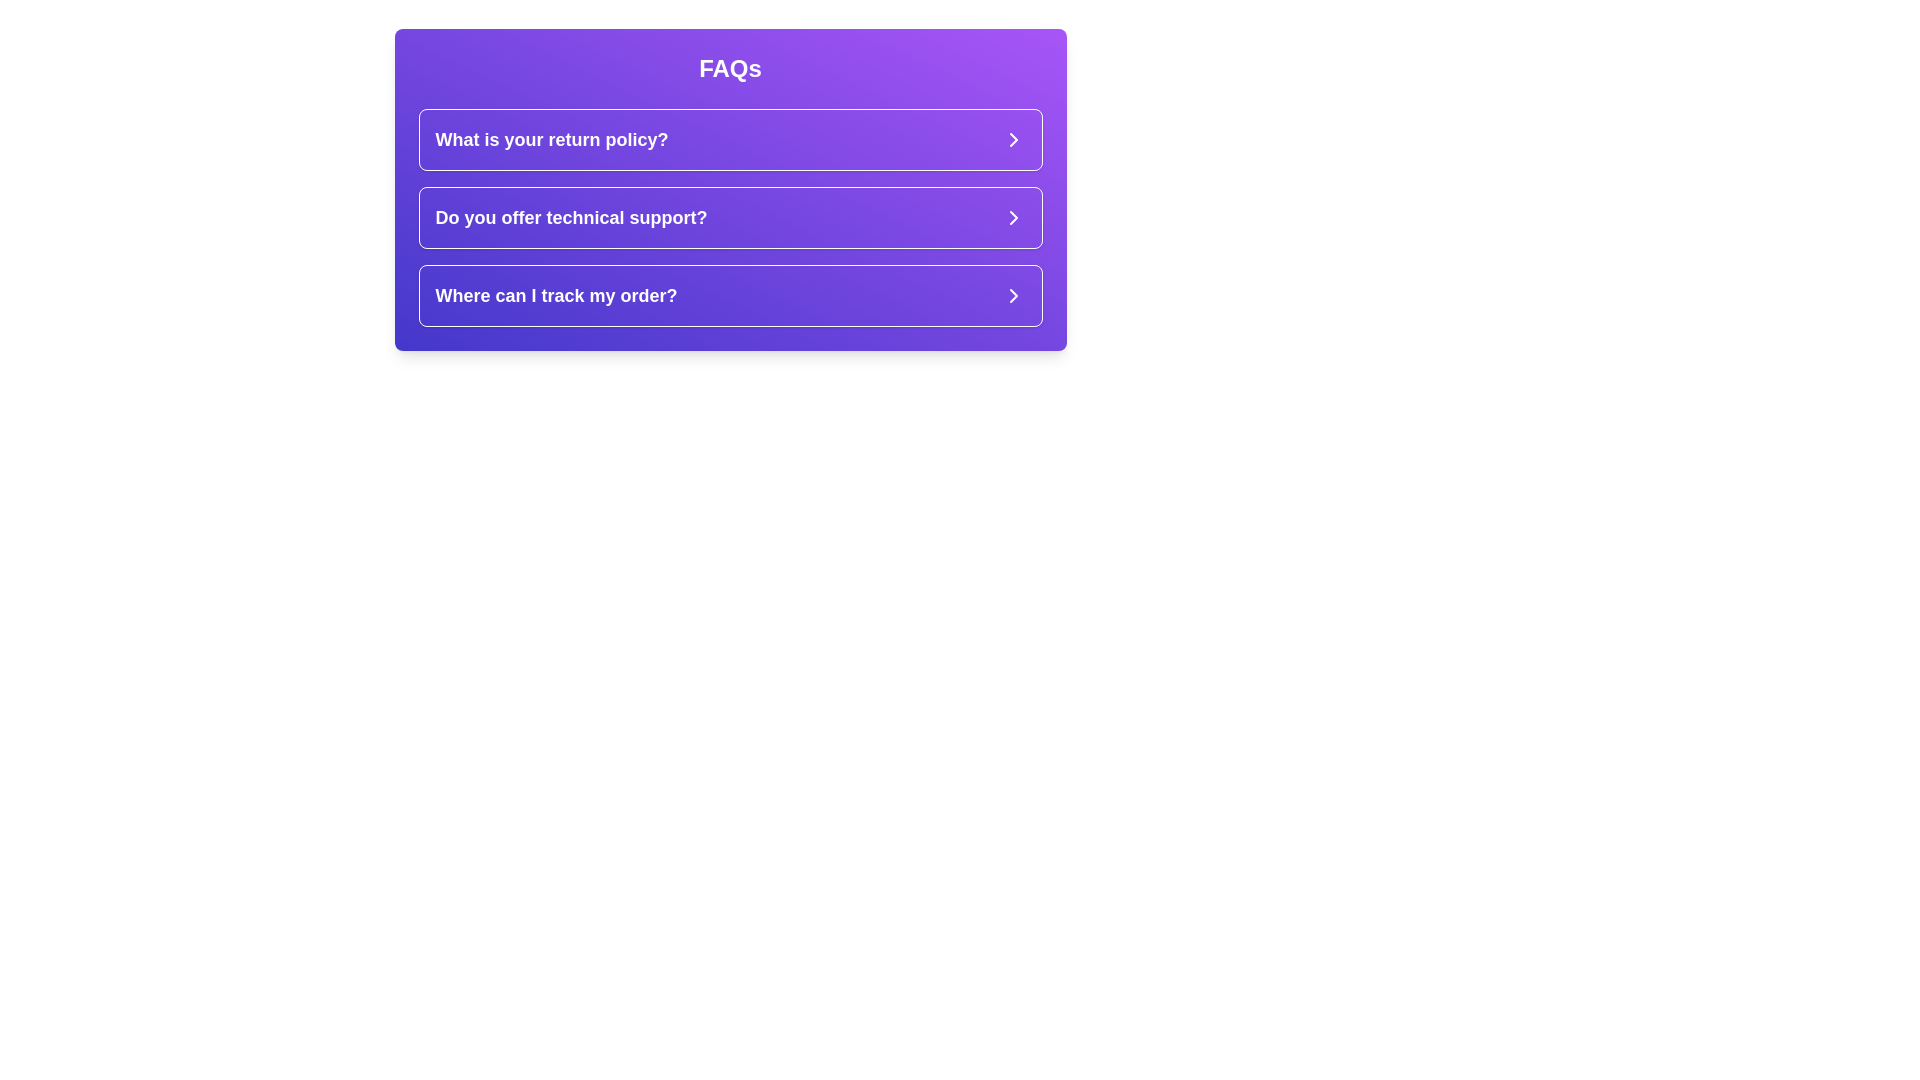 This screenshot has height=1080, width=1920. Describe the element at coordinates (556, 296) in the screenshot. I see `the first static text element in the FAQ section that serves as a question about order tracking, located below 'What is your return policy?' and 'Do you offer technical support?'` at that location.